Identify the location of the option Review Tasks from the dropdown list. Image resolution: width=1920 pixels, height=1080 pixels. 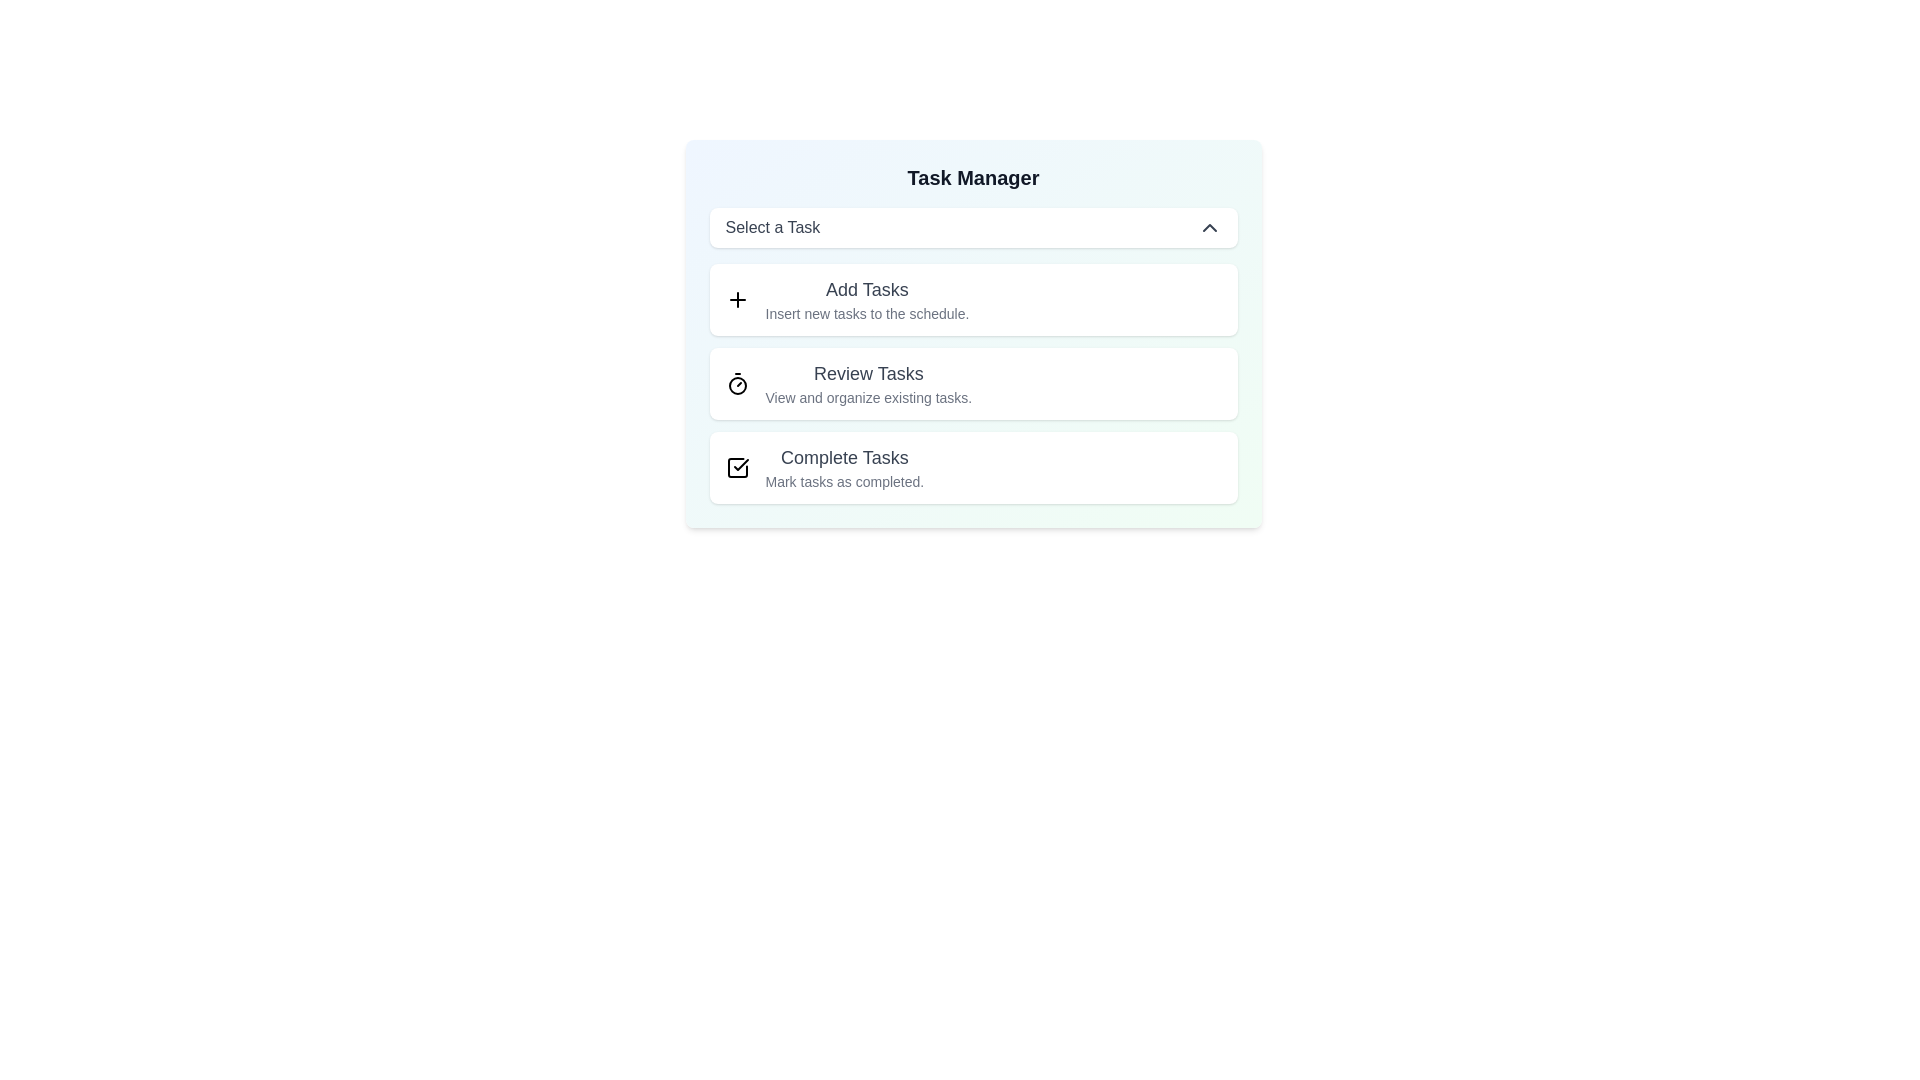
(736, 384).